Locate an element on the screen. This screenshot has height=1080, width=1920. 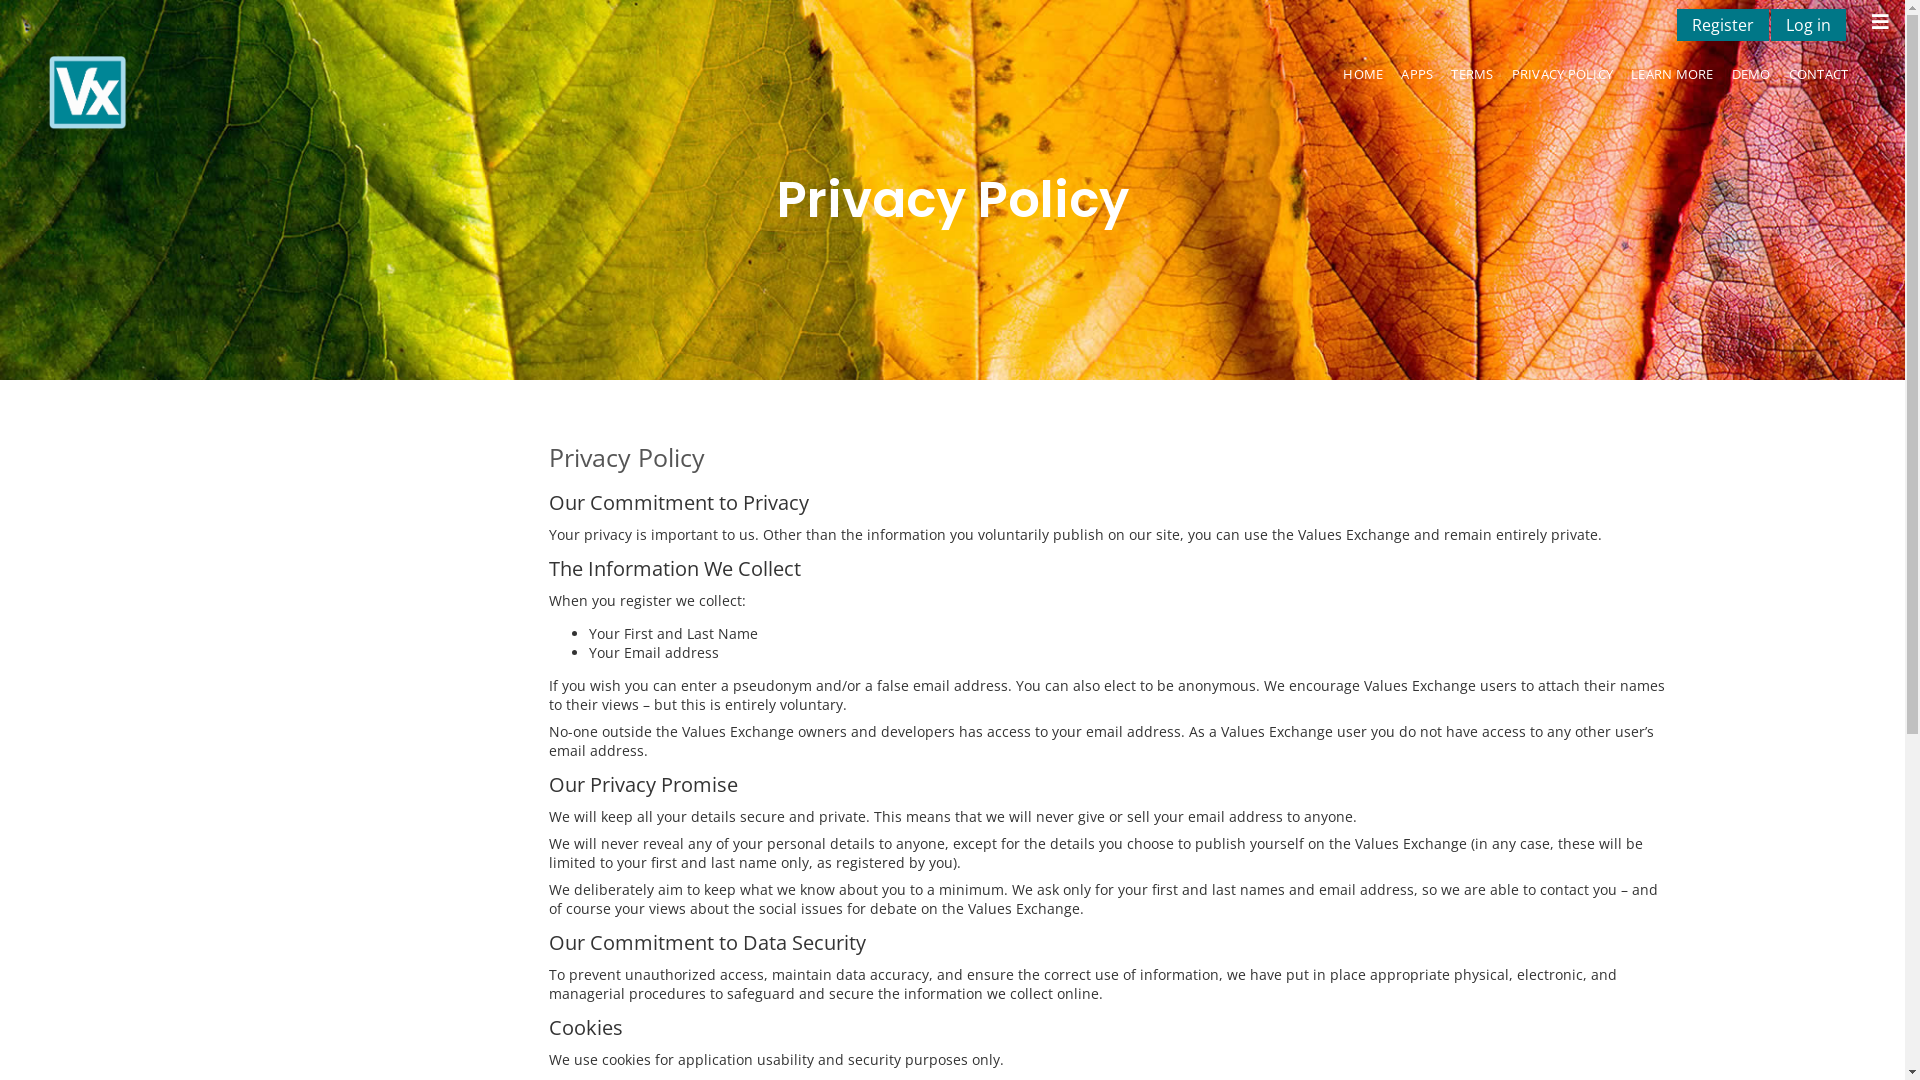
'Log in' is located at coordinates (1808, 24).